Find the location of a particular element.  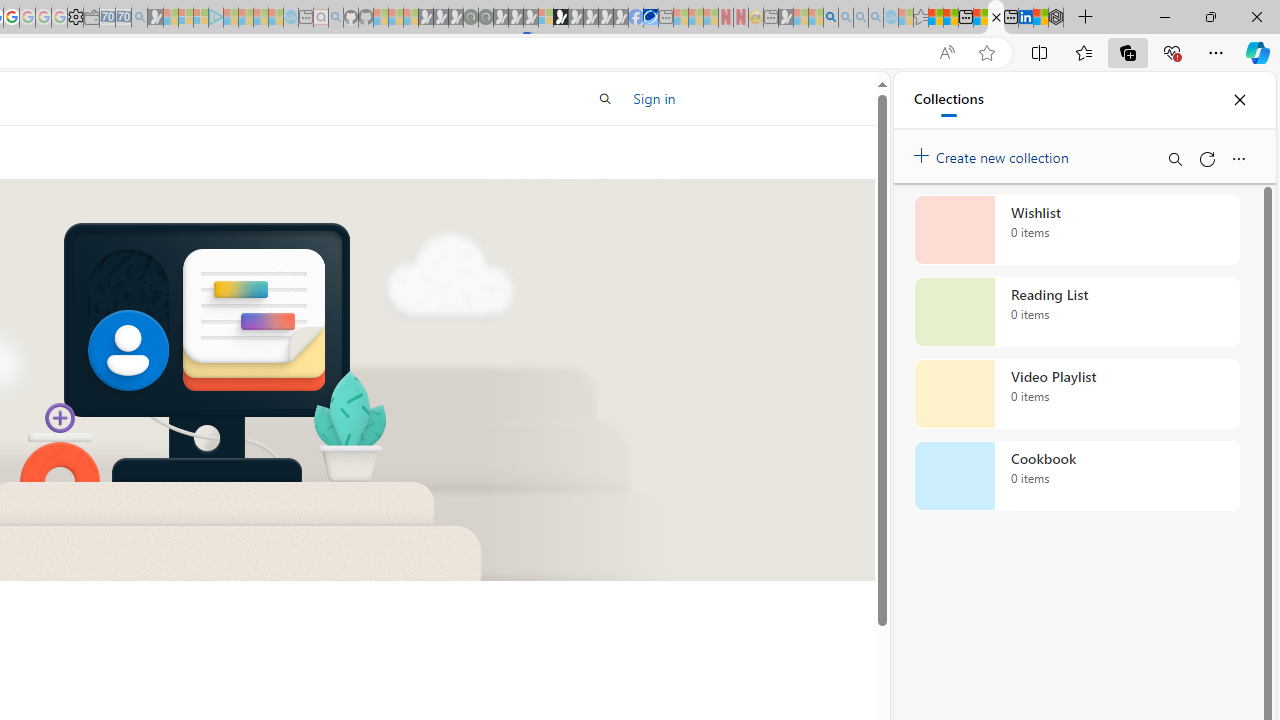

'Training for Administrators | Microsoft Learn' is located at coordinates (996, 17).